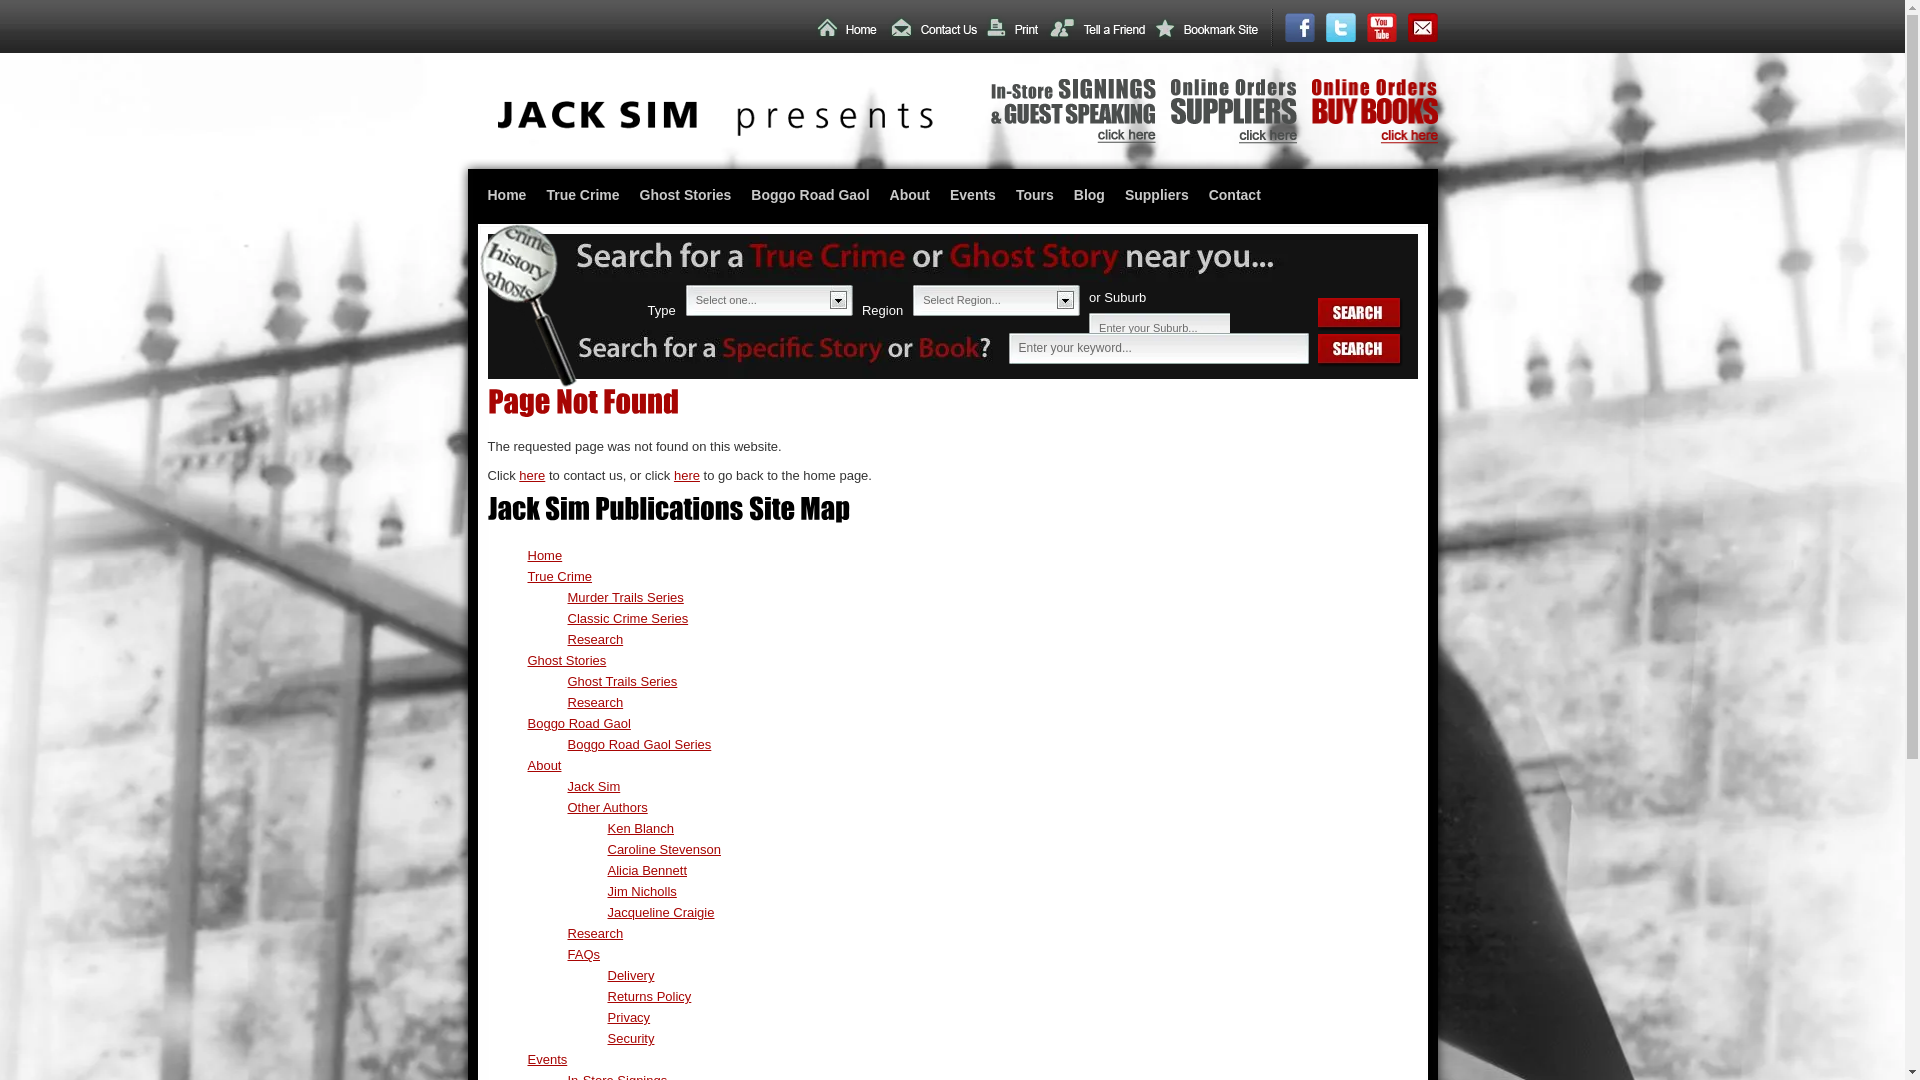  Describe the element at coordinates (1063, 196) in the screenshot. I see `'Blog'` at that location.